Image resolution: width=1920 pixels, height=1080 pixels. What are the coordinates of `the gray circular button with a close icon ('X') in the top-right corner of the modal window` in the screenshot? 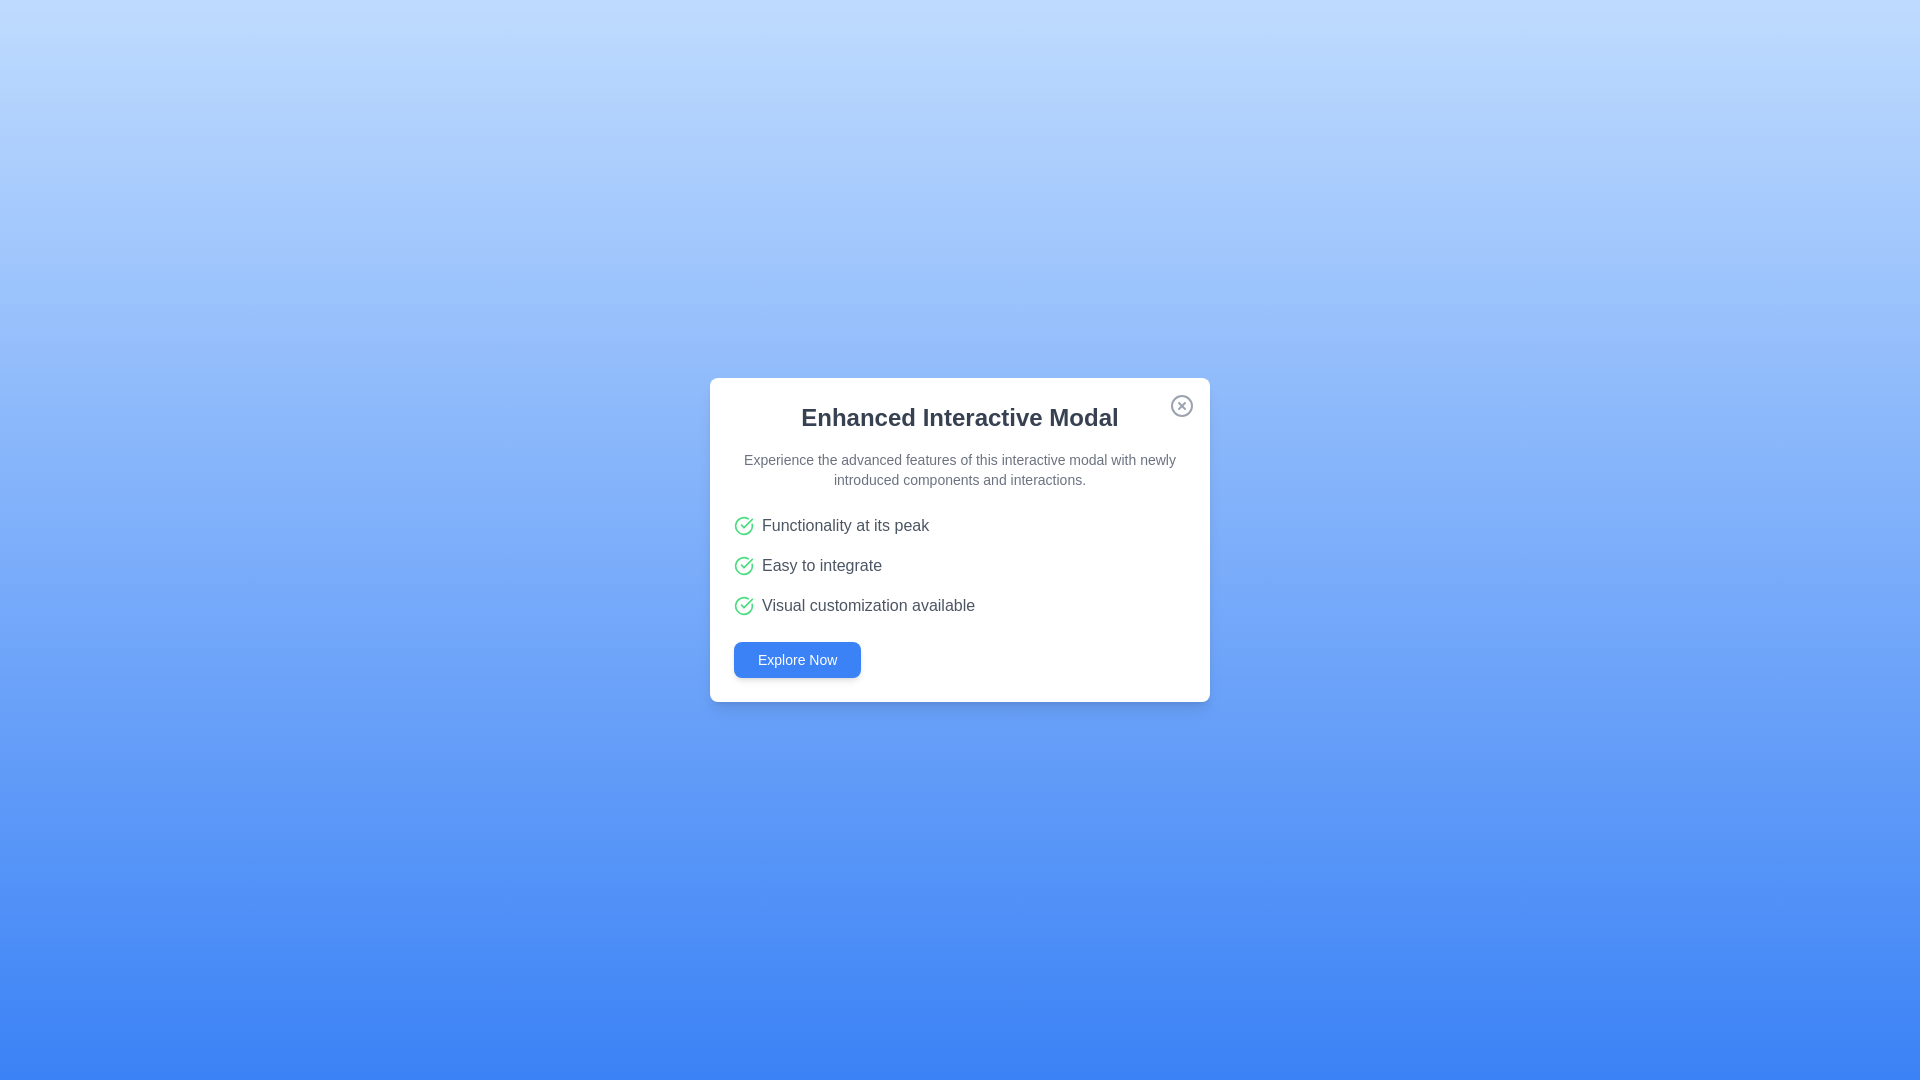 It's located at (1181, 405).